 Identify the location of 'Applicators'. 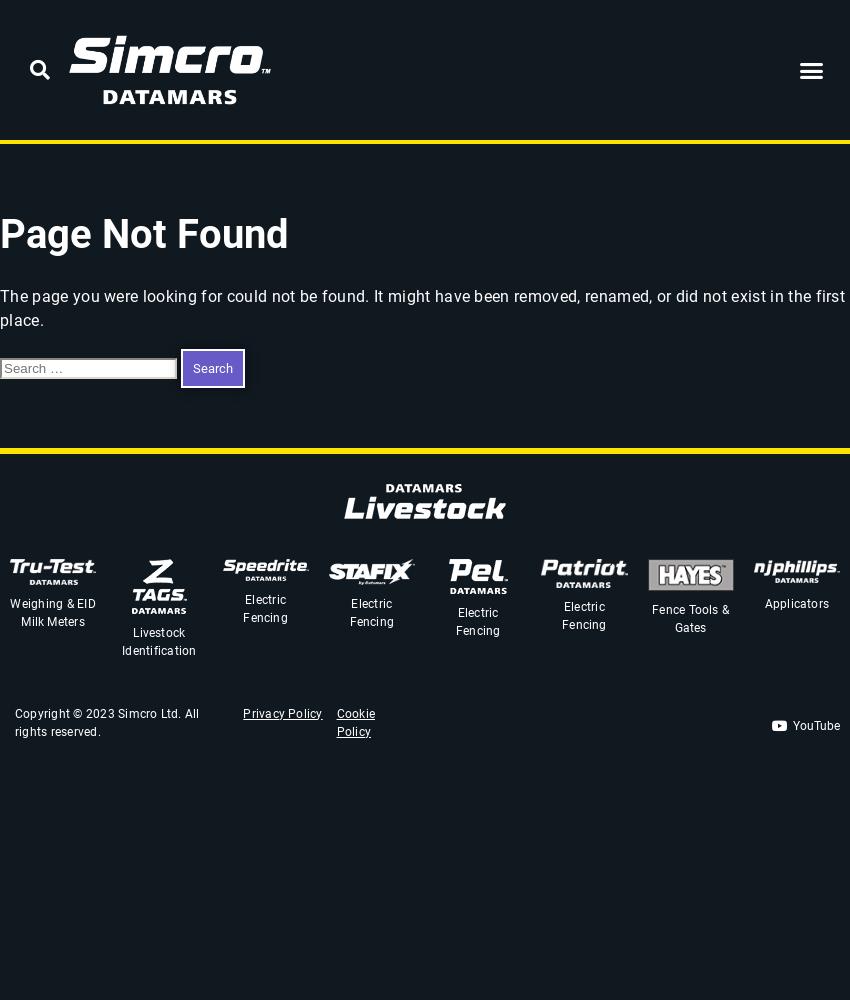
(795, 603).